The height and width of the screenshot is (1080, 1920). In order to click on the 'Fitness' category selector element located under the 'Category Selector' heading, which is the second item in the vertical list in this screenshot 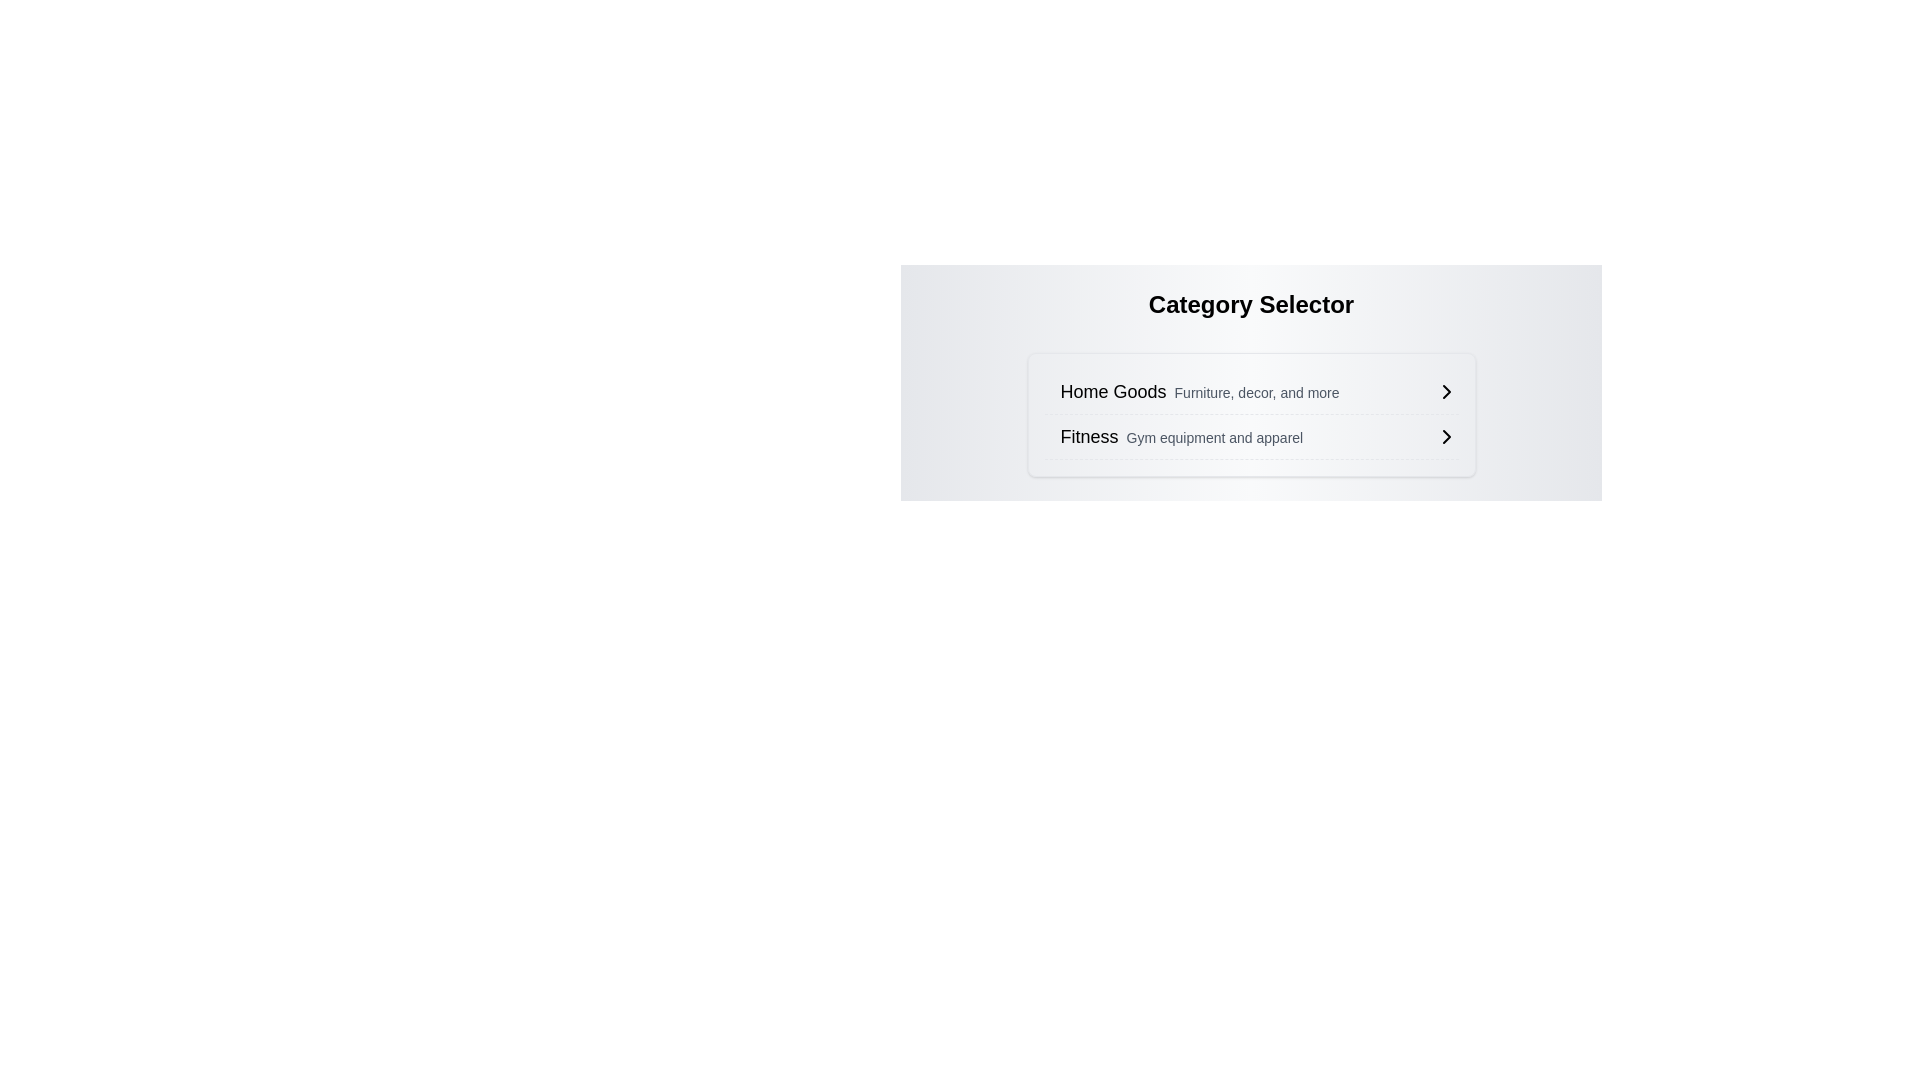, I will do `click(1258, 435)`.